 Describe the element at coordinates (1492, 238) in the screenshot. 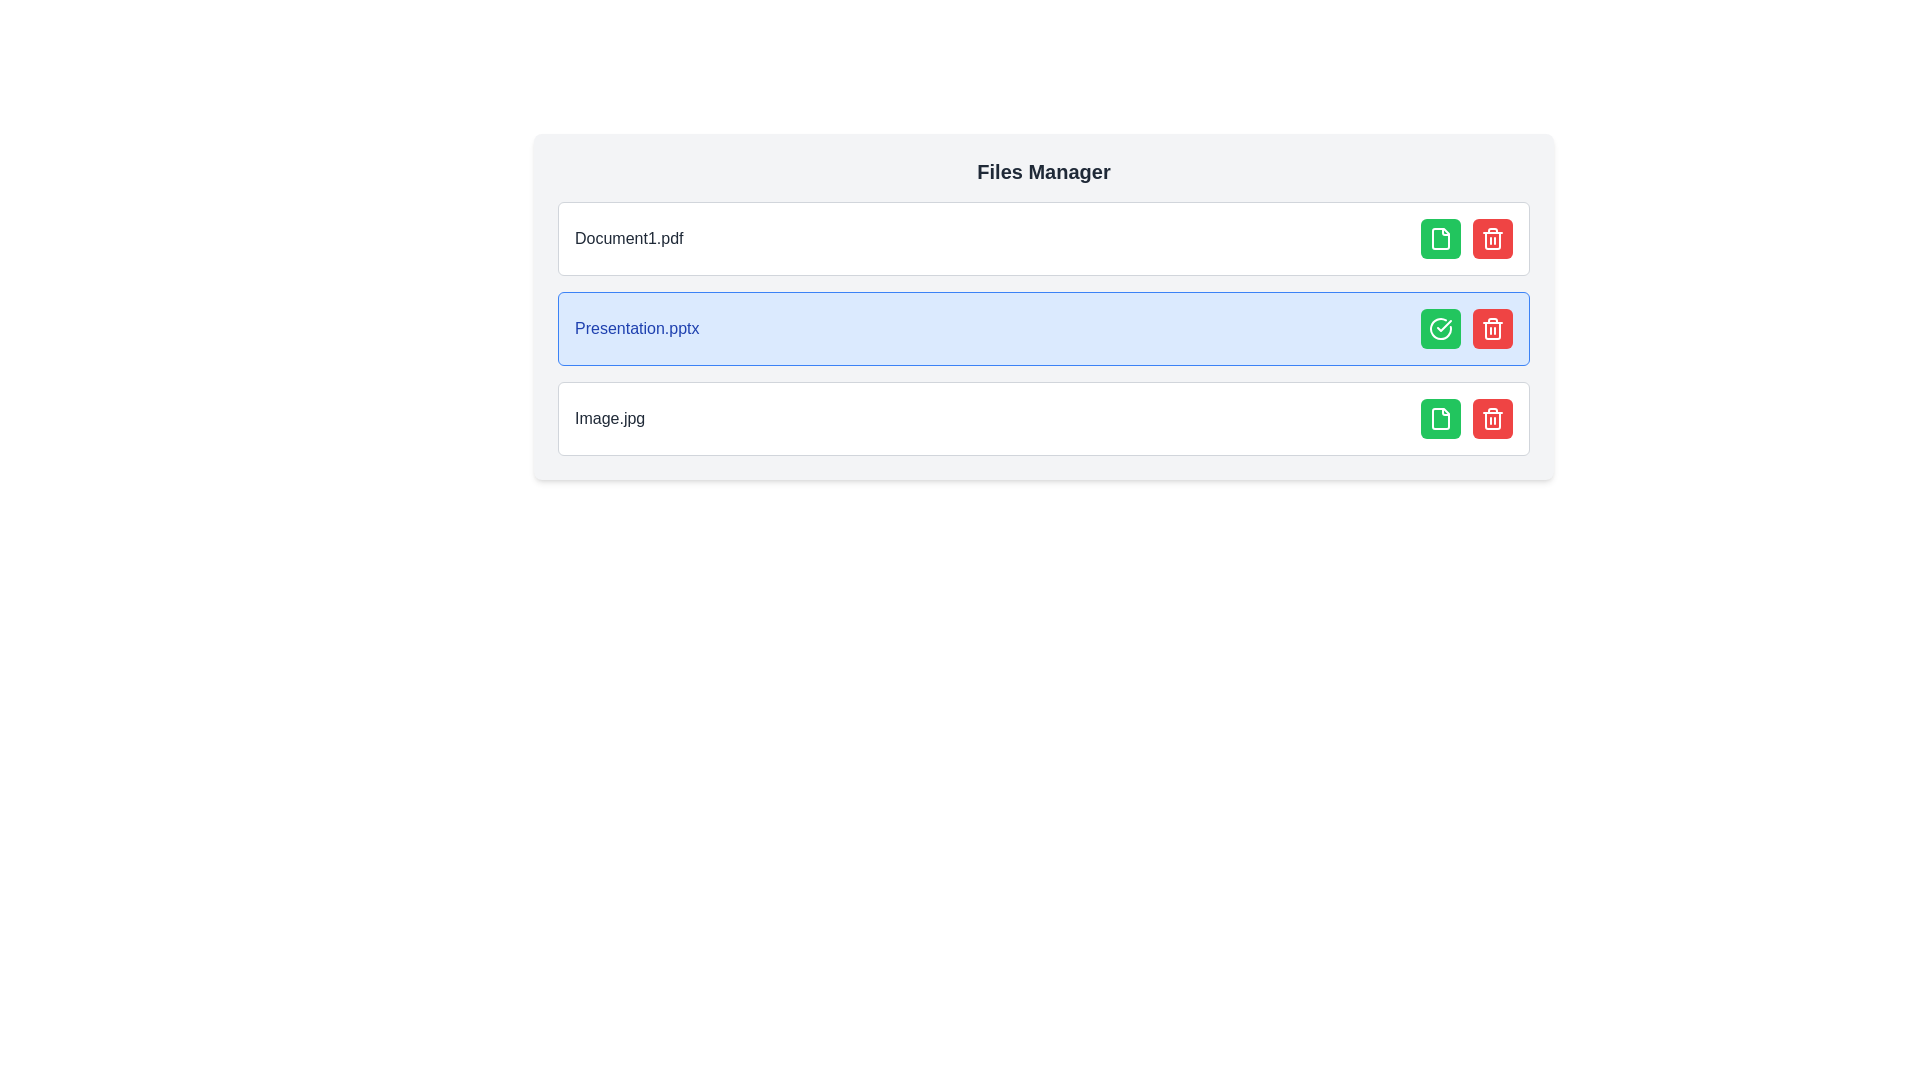

I see `the trash can icon with a red background next to the row labeled 'Presentation.pptx' to initiate a delete action` at that location.